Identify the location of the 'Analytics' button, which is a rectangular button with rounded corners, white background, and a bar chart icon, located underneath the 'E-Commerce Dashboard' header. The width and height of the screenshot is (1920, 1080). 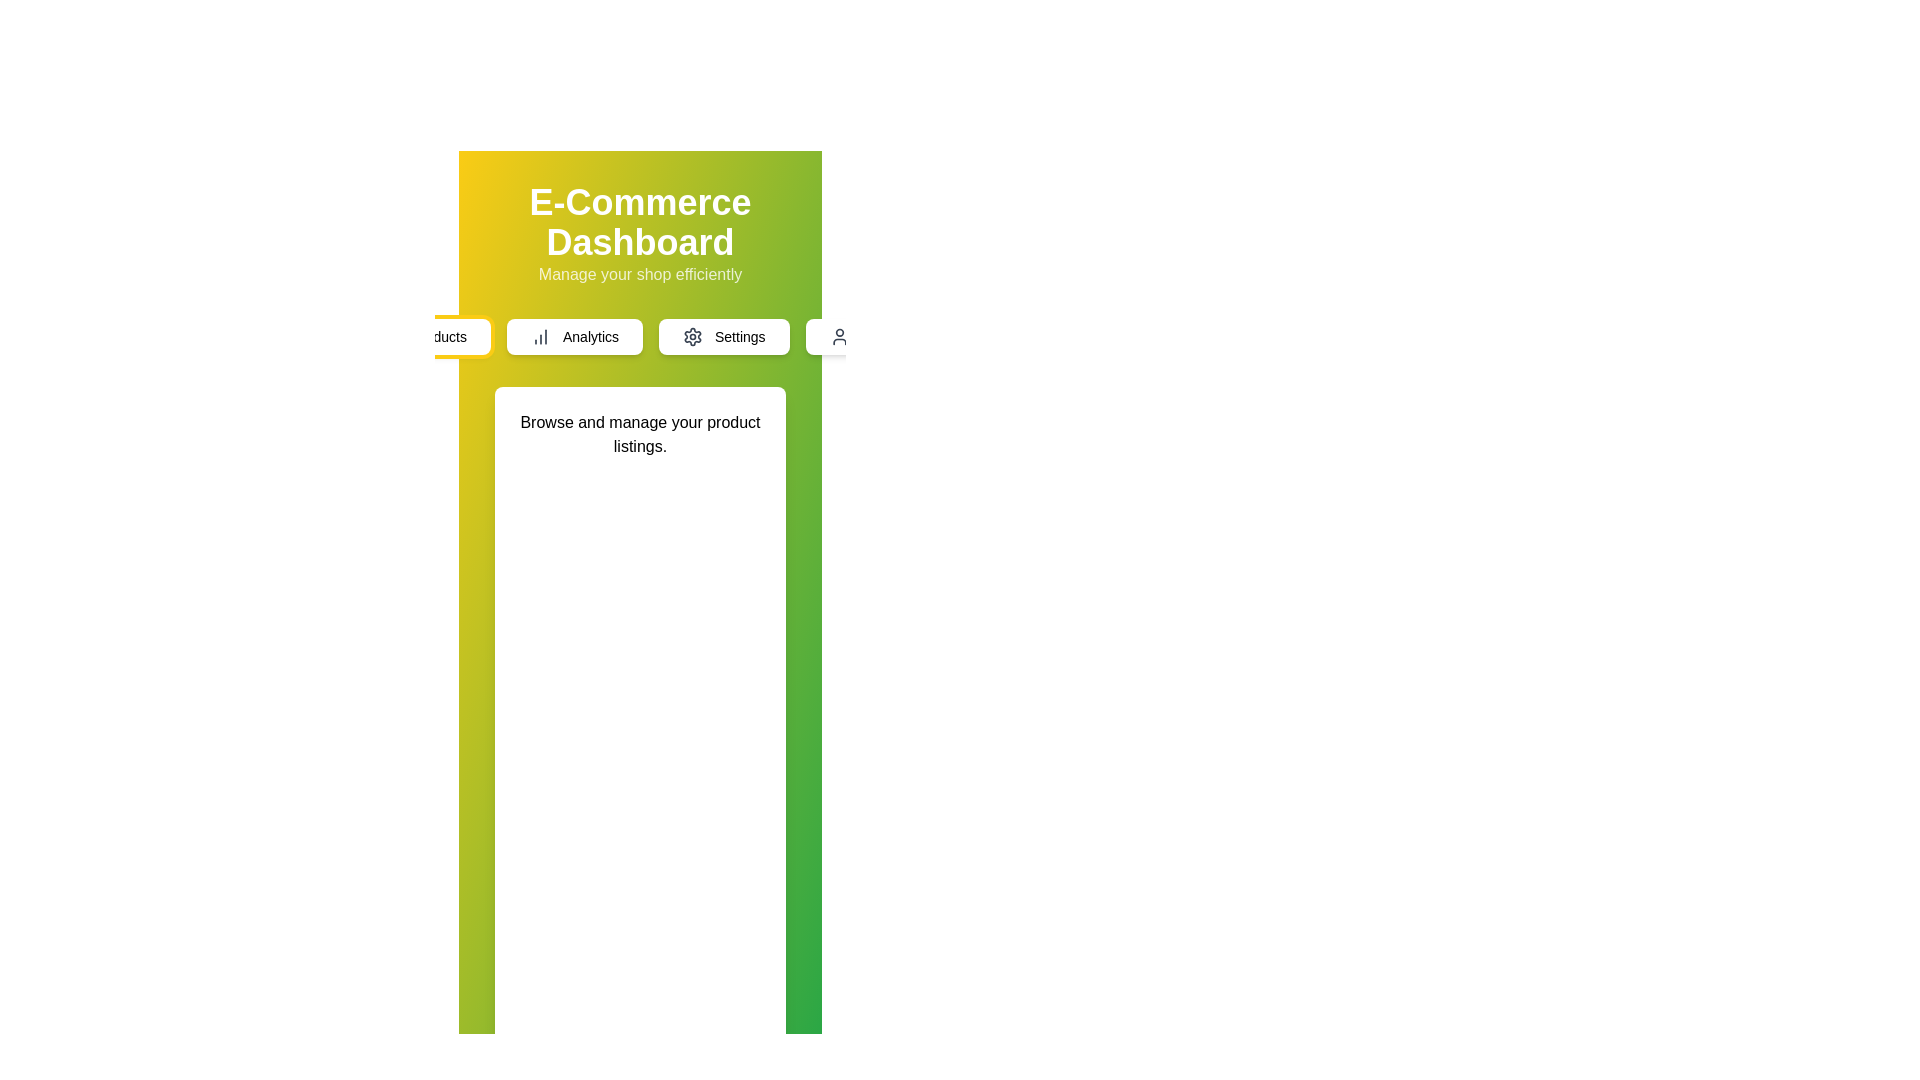
(574, 335).